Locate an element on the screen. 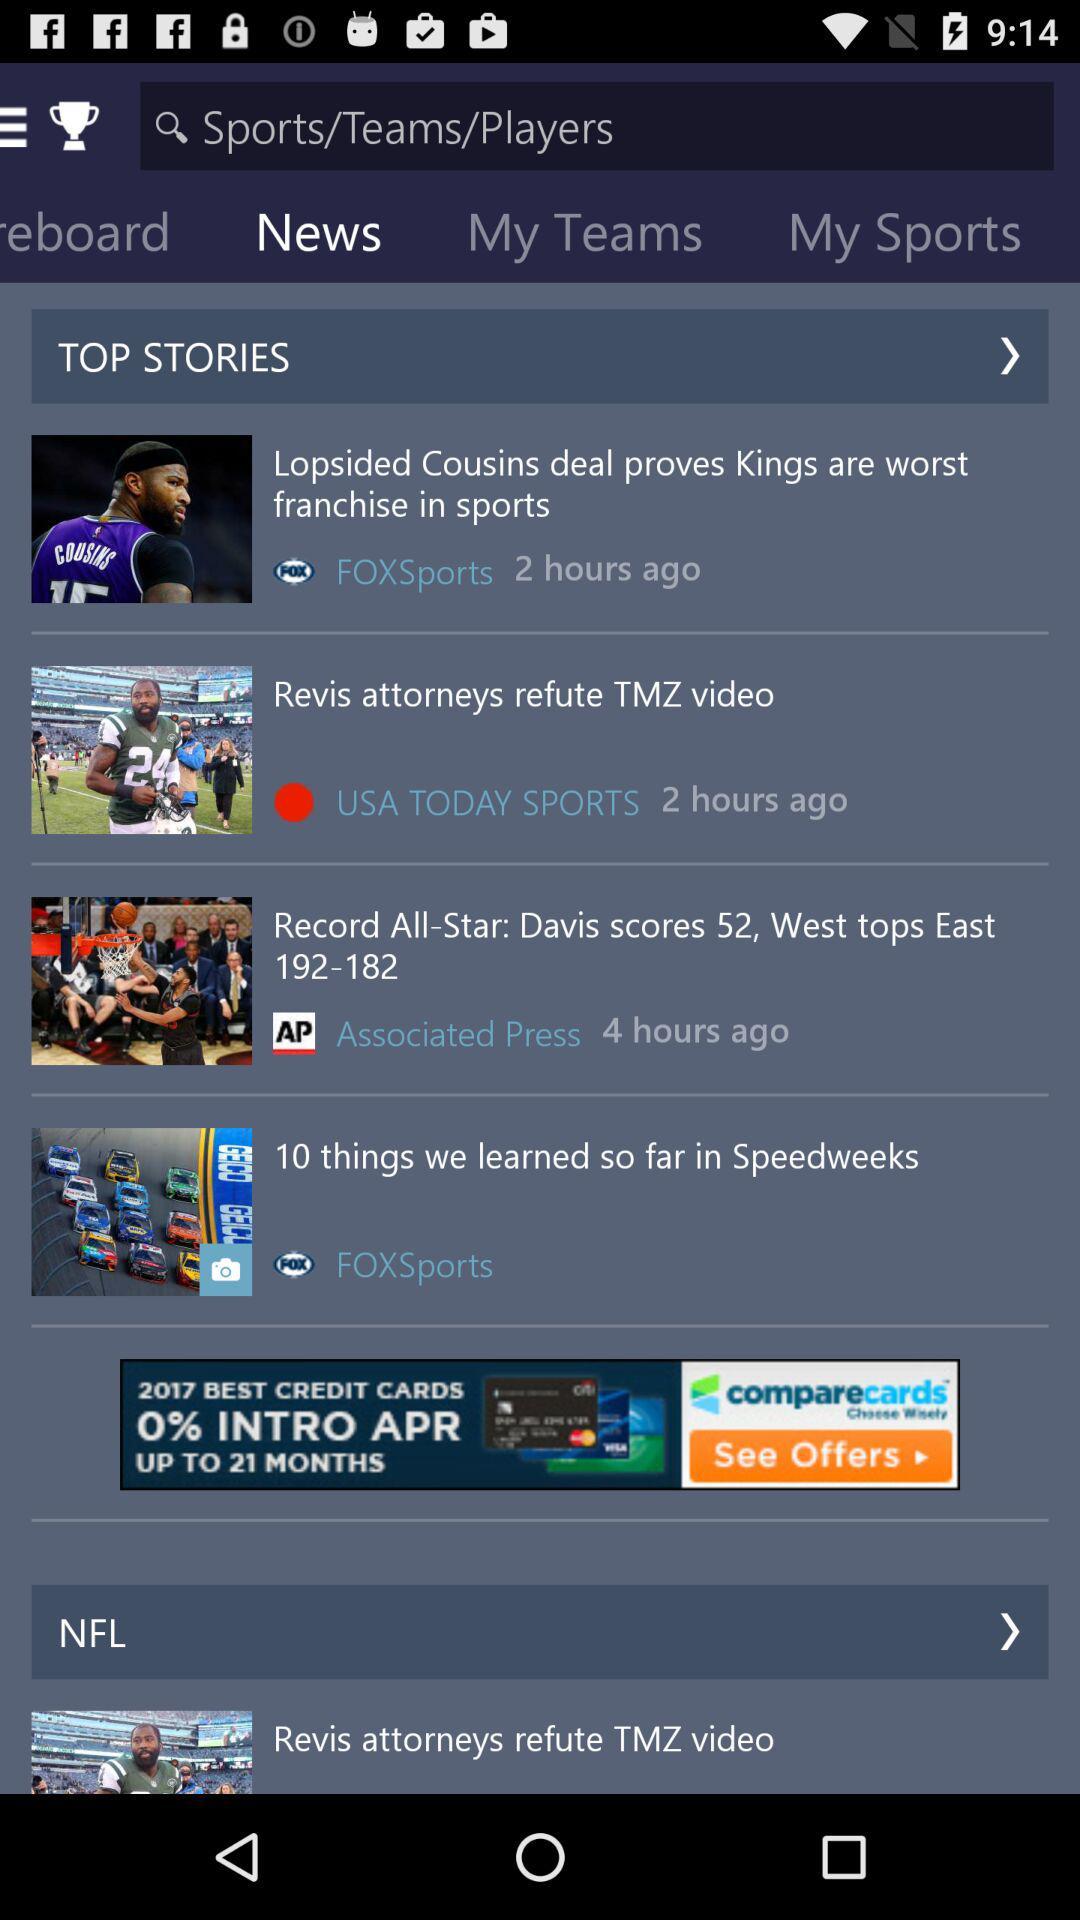  item next to my teams is located at coordinates (333, 235).